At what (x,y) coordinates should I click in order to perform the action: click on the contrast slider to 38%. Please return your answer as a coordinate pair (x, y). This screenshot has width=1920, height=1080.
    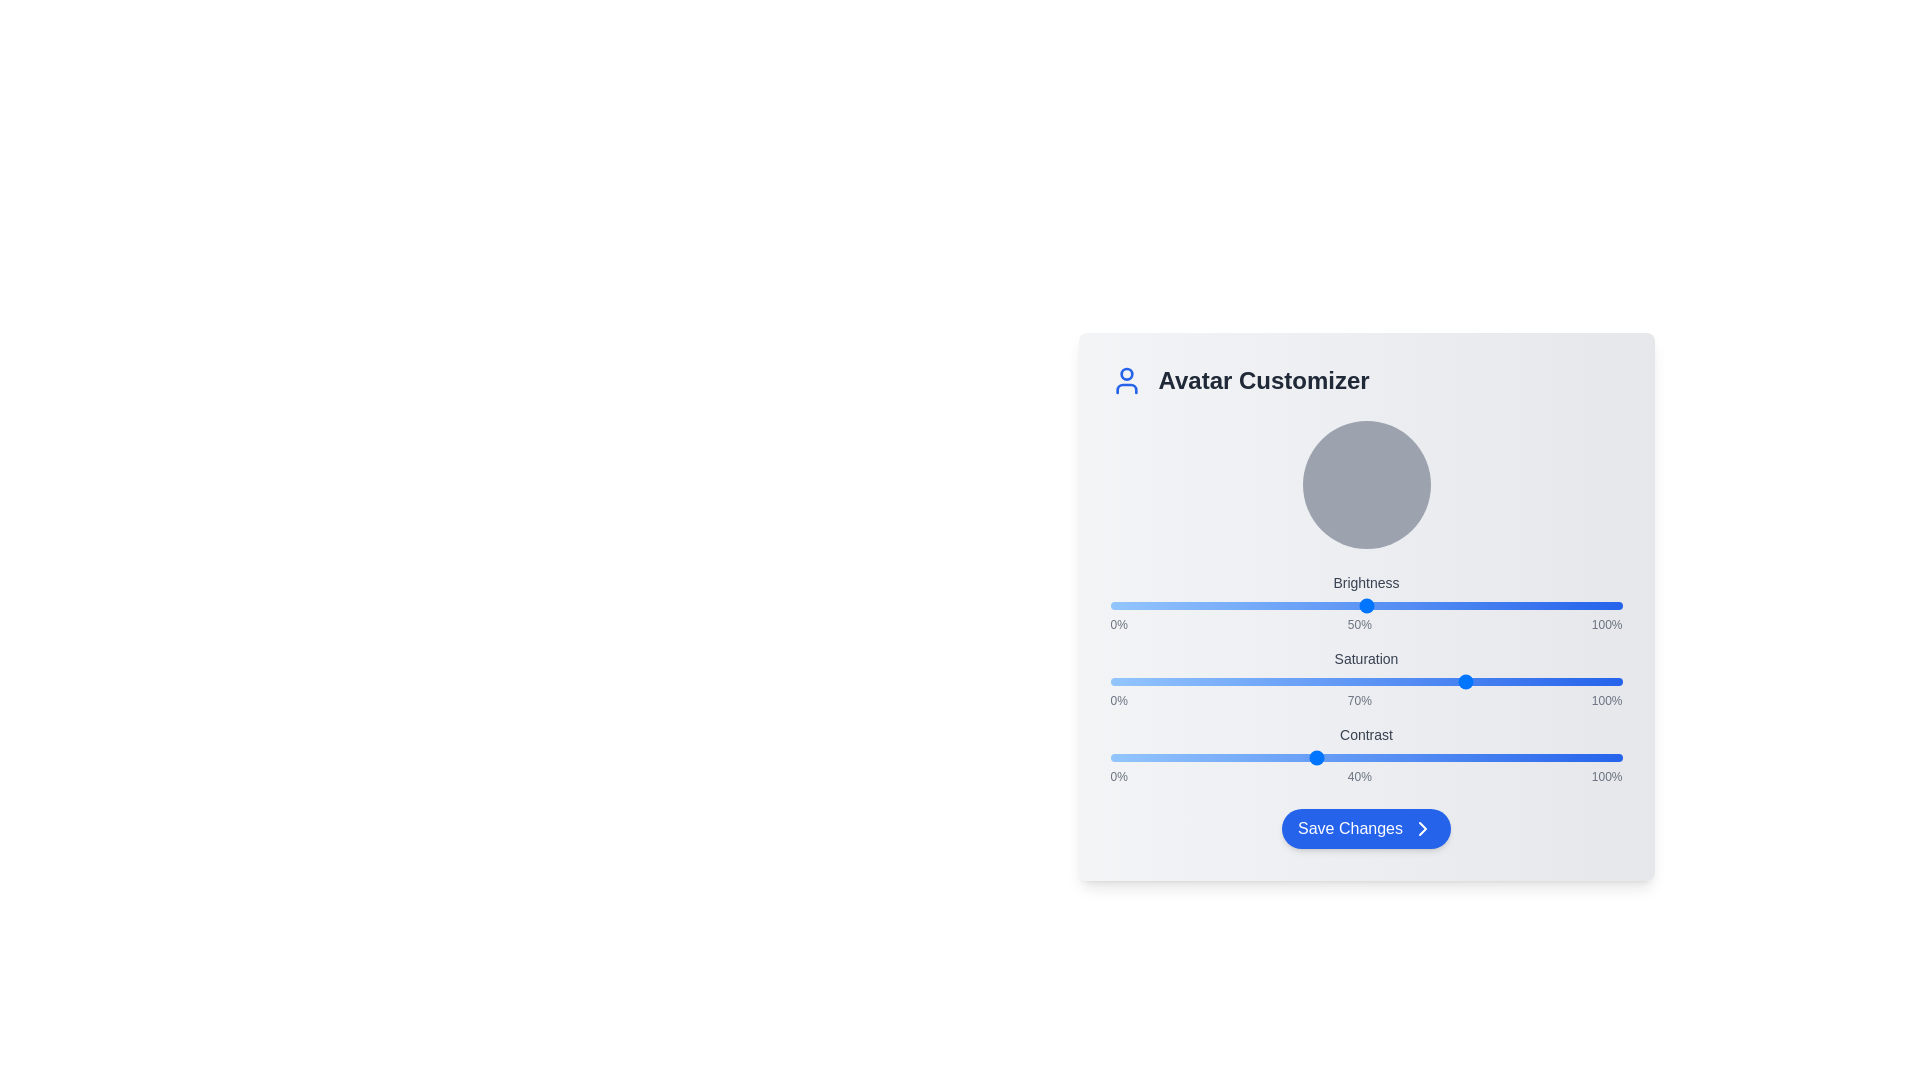
    Looking at the image, I should click on (1305, 758).